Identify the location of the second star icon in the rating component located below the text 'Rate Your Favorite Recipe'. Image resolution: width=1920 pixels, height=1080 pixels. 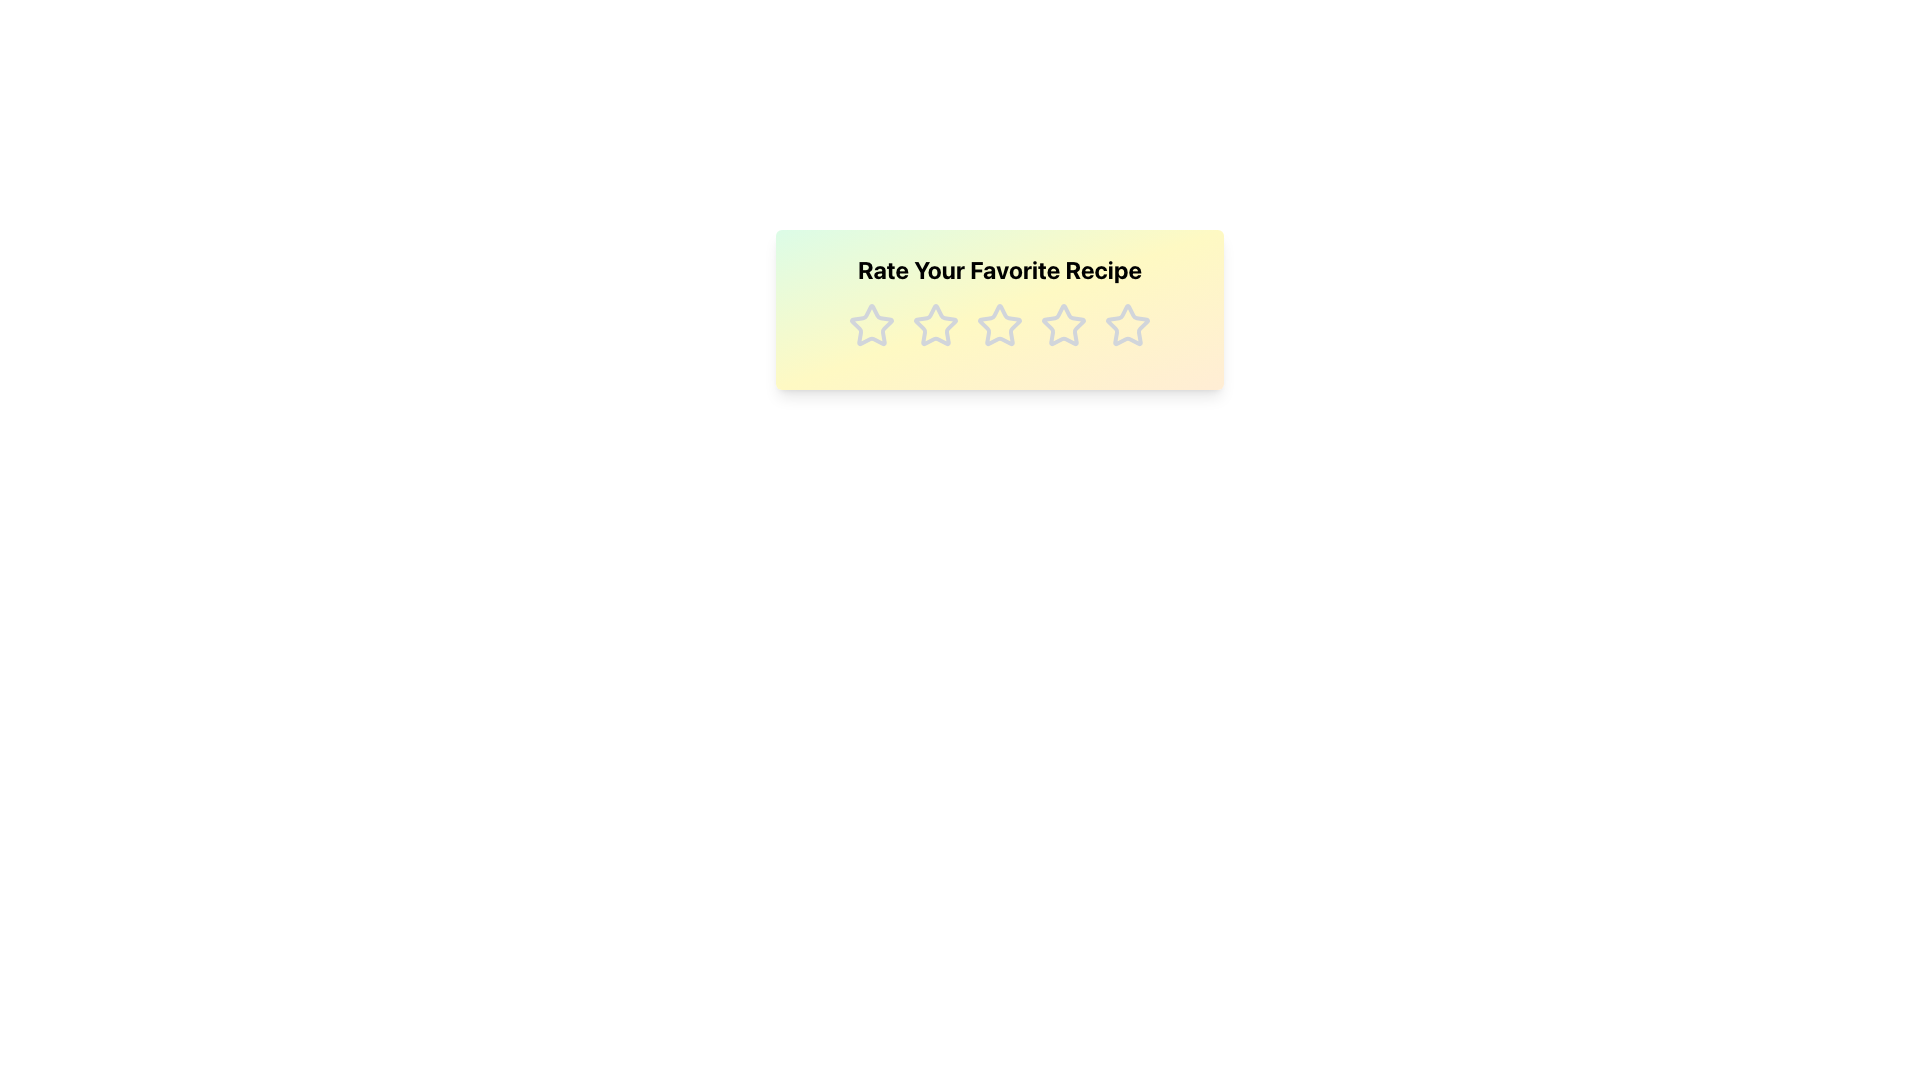
(934, 323).